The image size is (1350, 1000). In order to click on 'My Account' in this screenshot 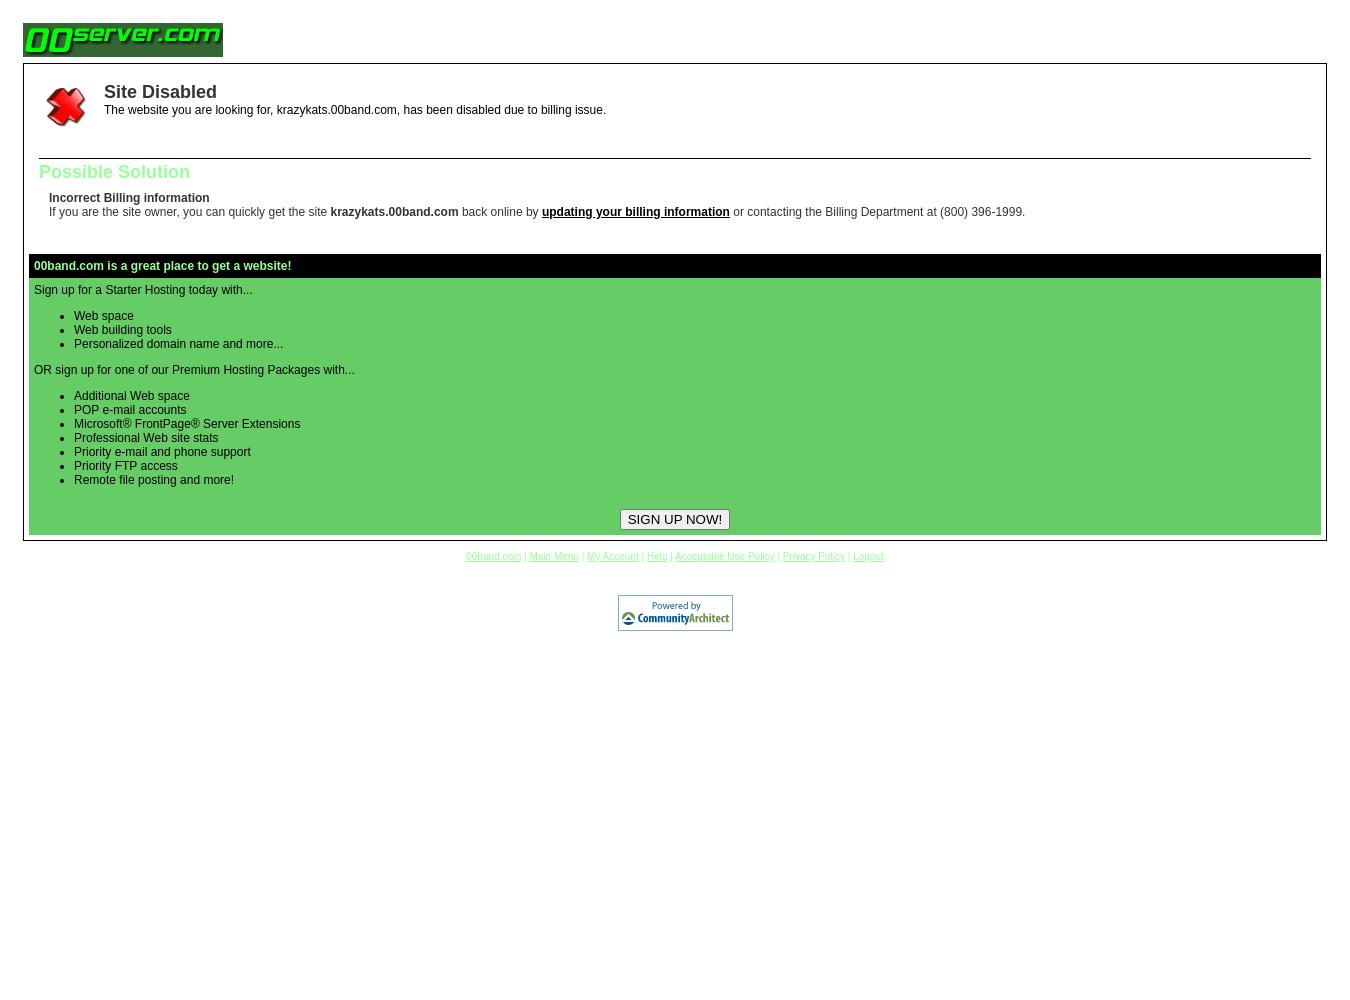, I will do `click(612, 556)`.